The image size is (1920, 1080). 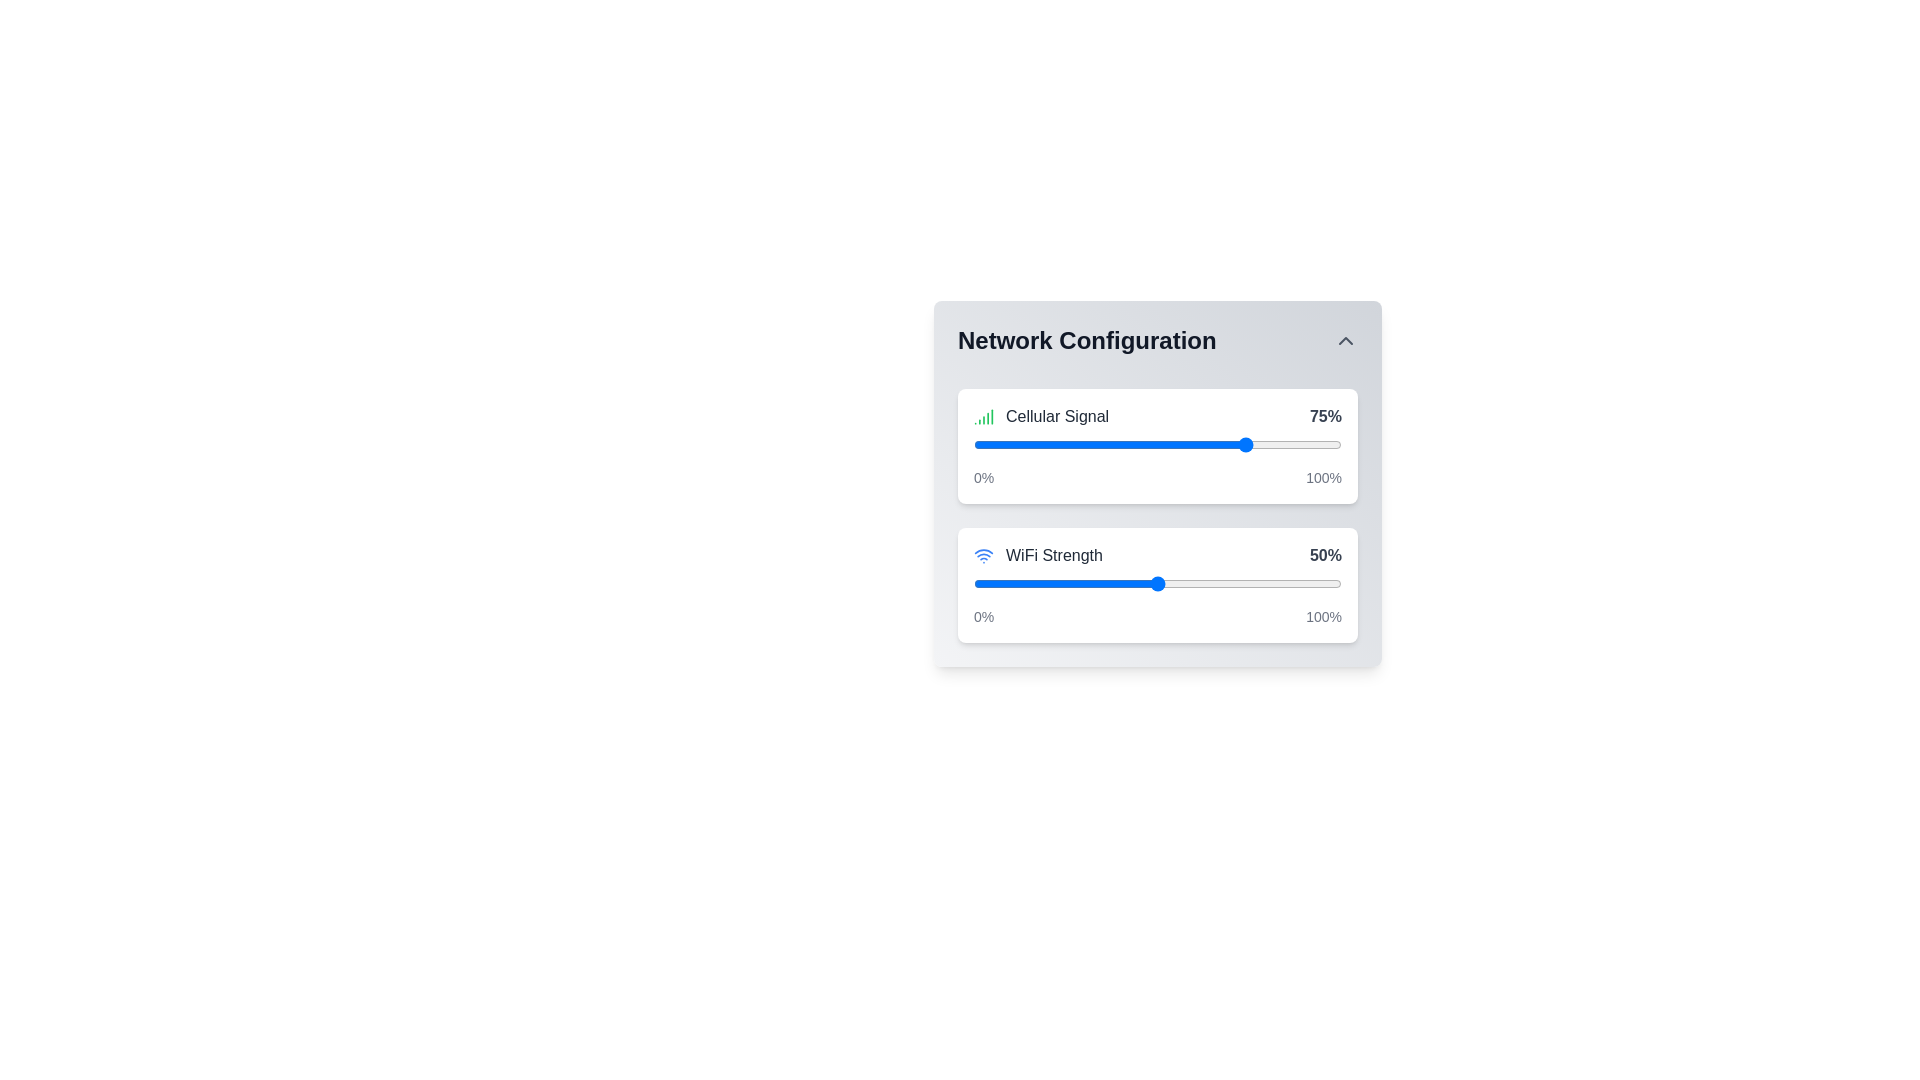 What do you see at coordinates (1057, 443) in the screenshot?
I see `the cellular signal strength` at bounding box center [1057, 443].